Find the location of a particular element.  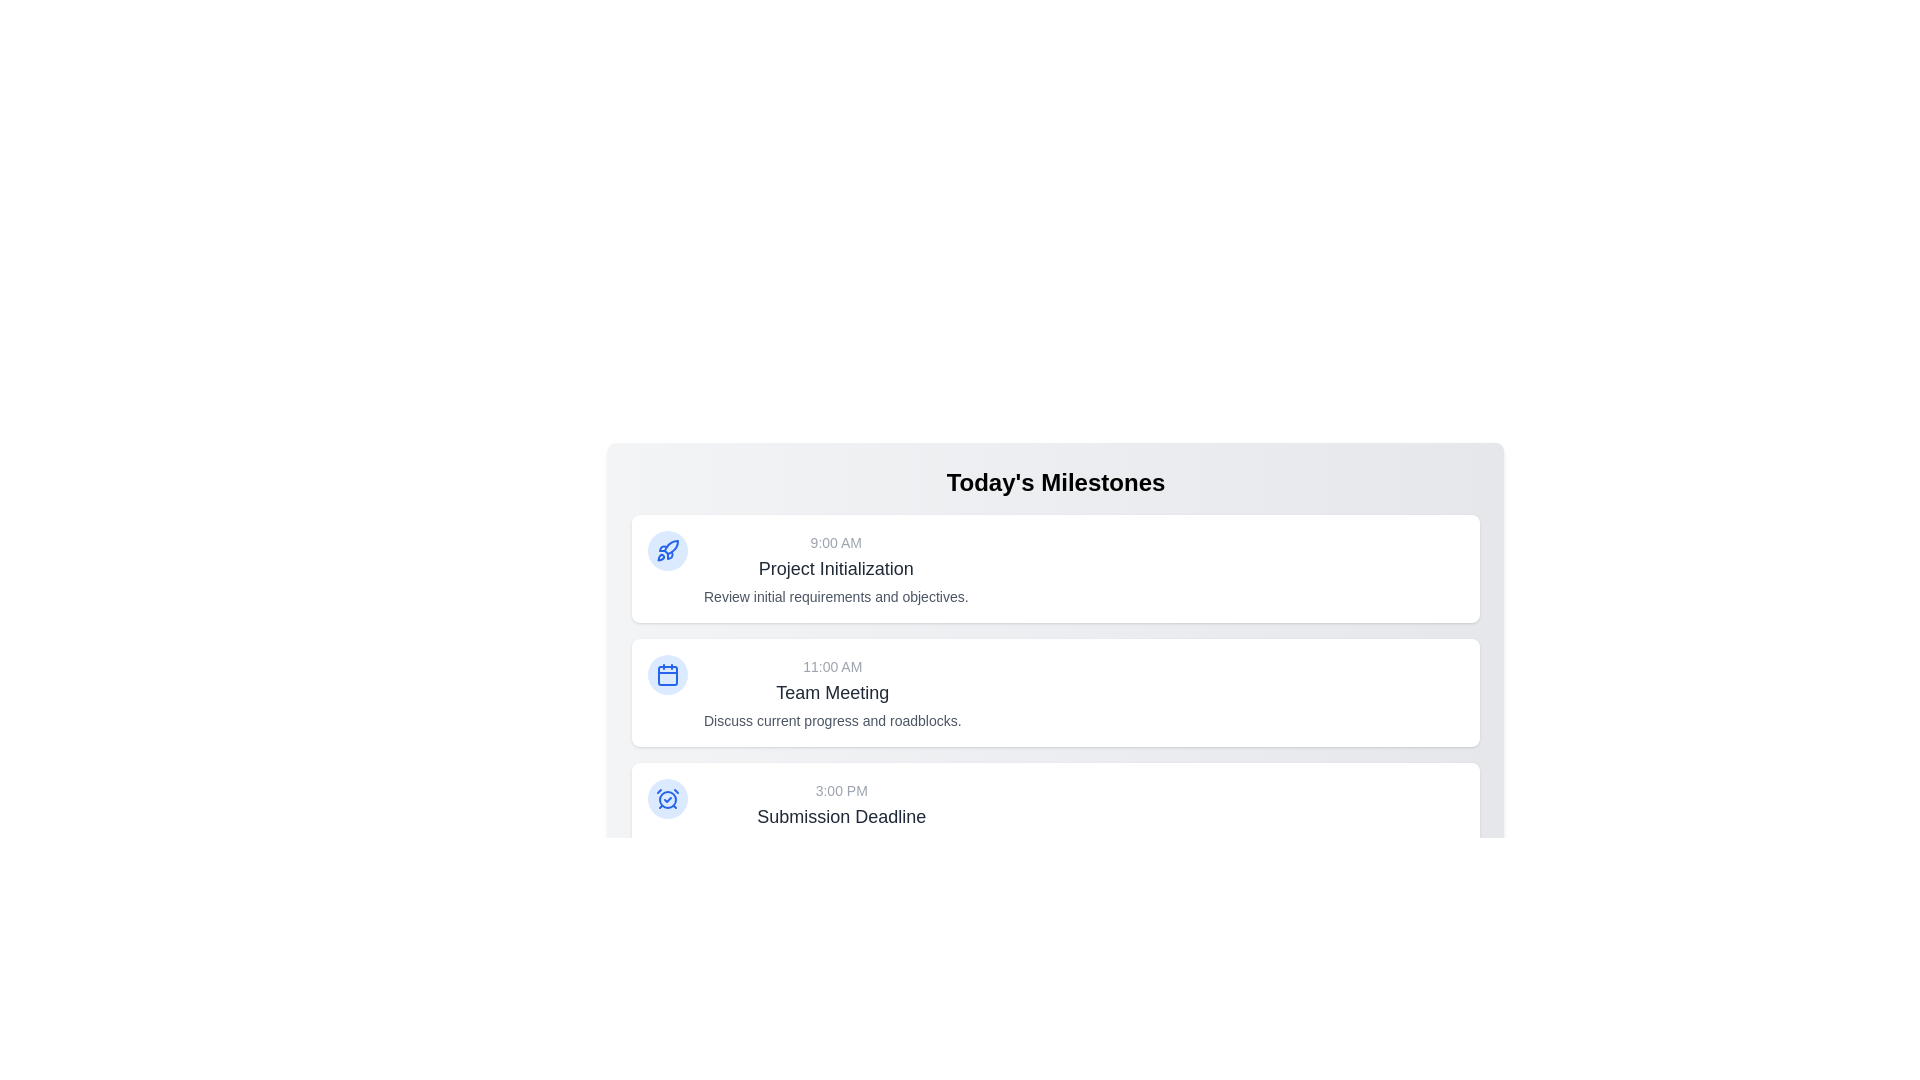

the circular badge representing the milestone labeled 'Project Initialization', located at the top left corner of the item block is located at coordinates (667, 551).